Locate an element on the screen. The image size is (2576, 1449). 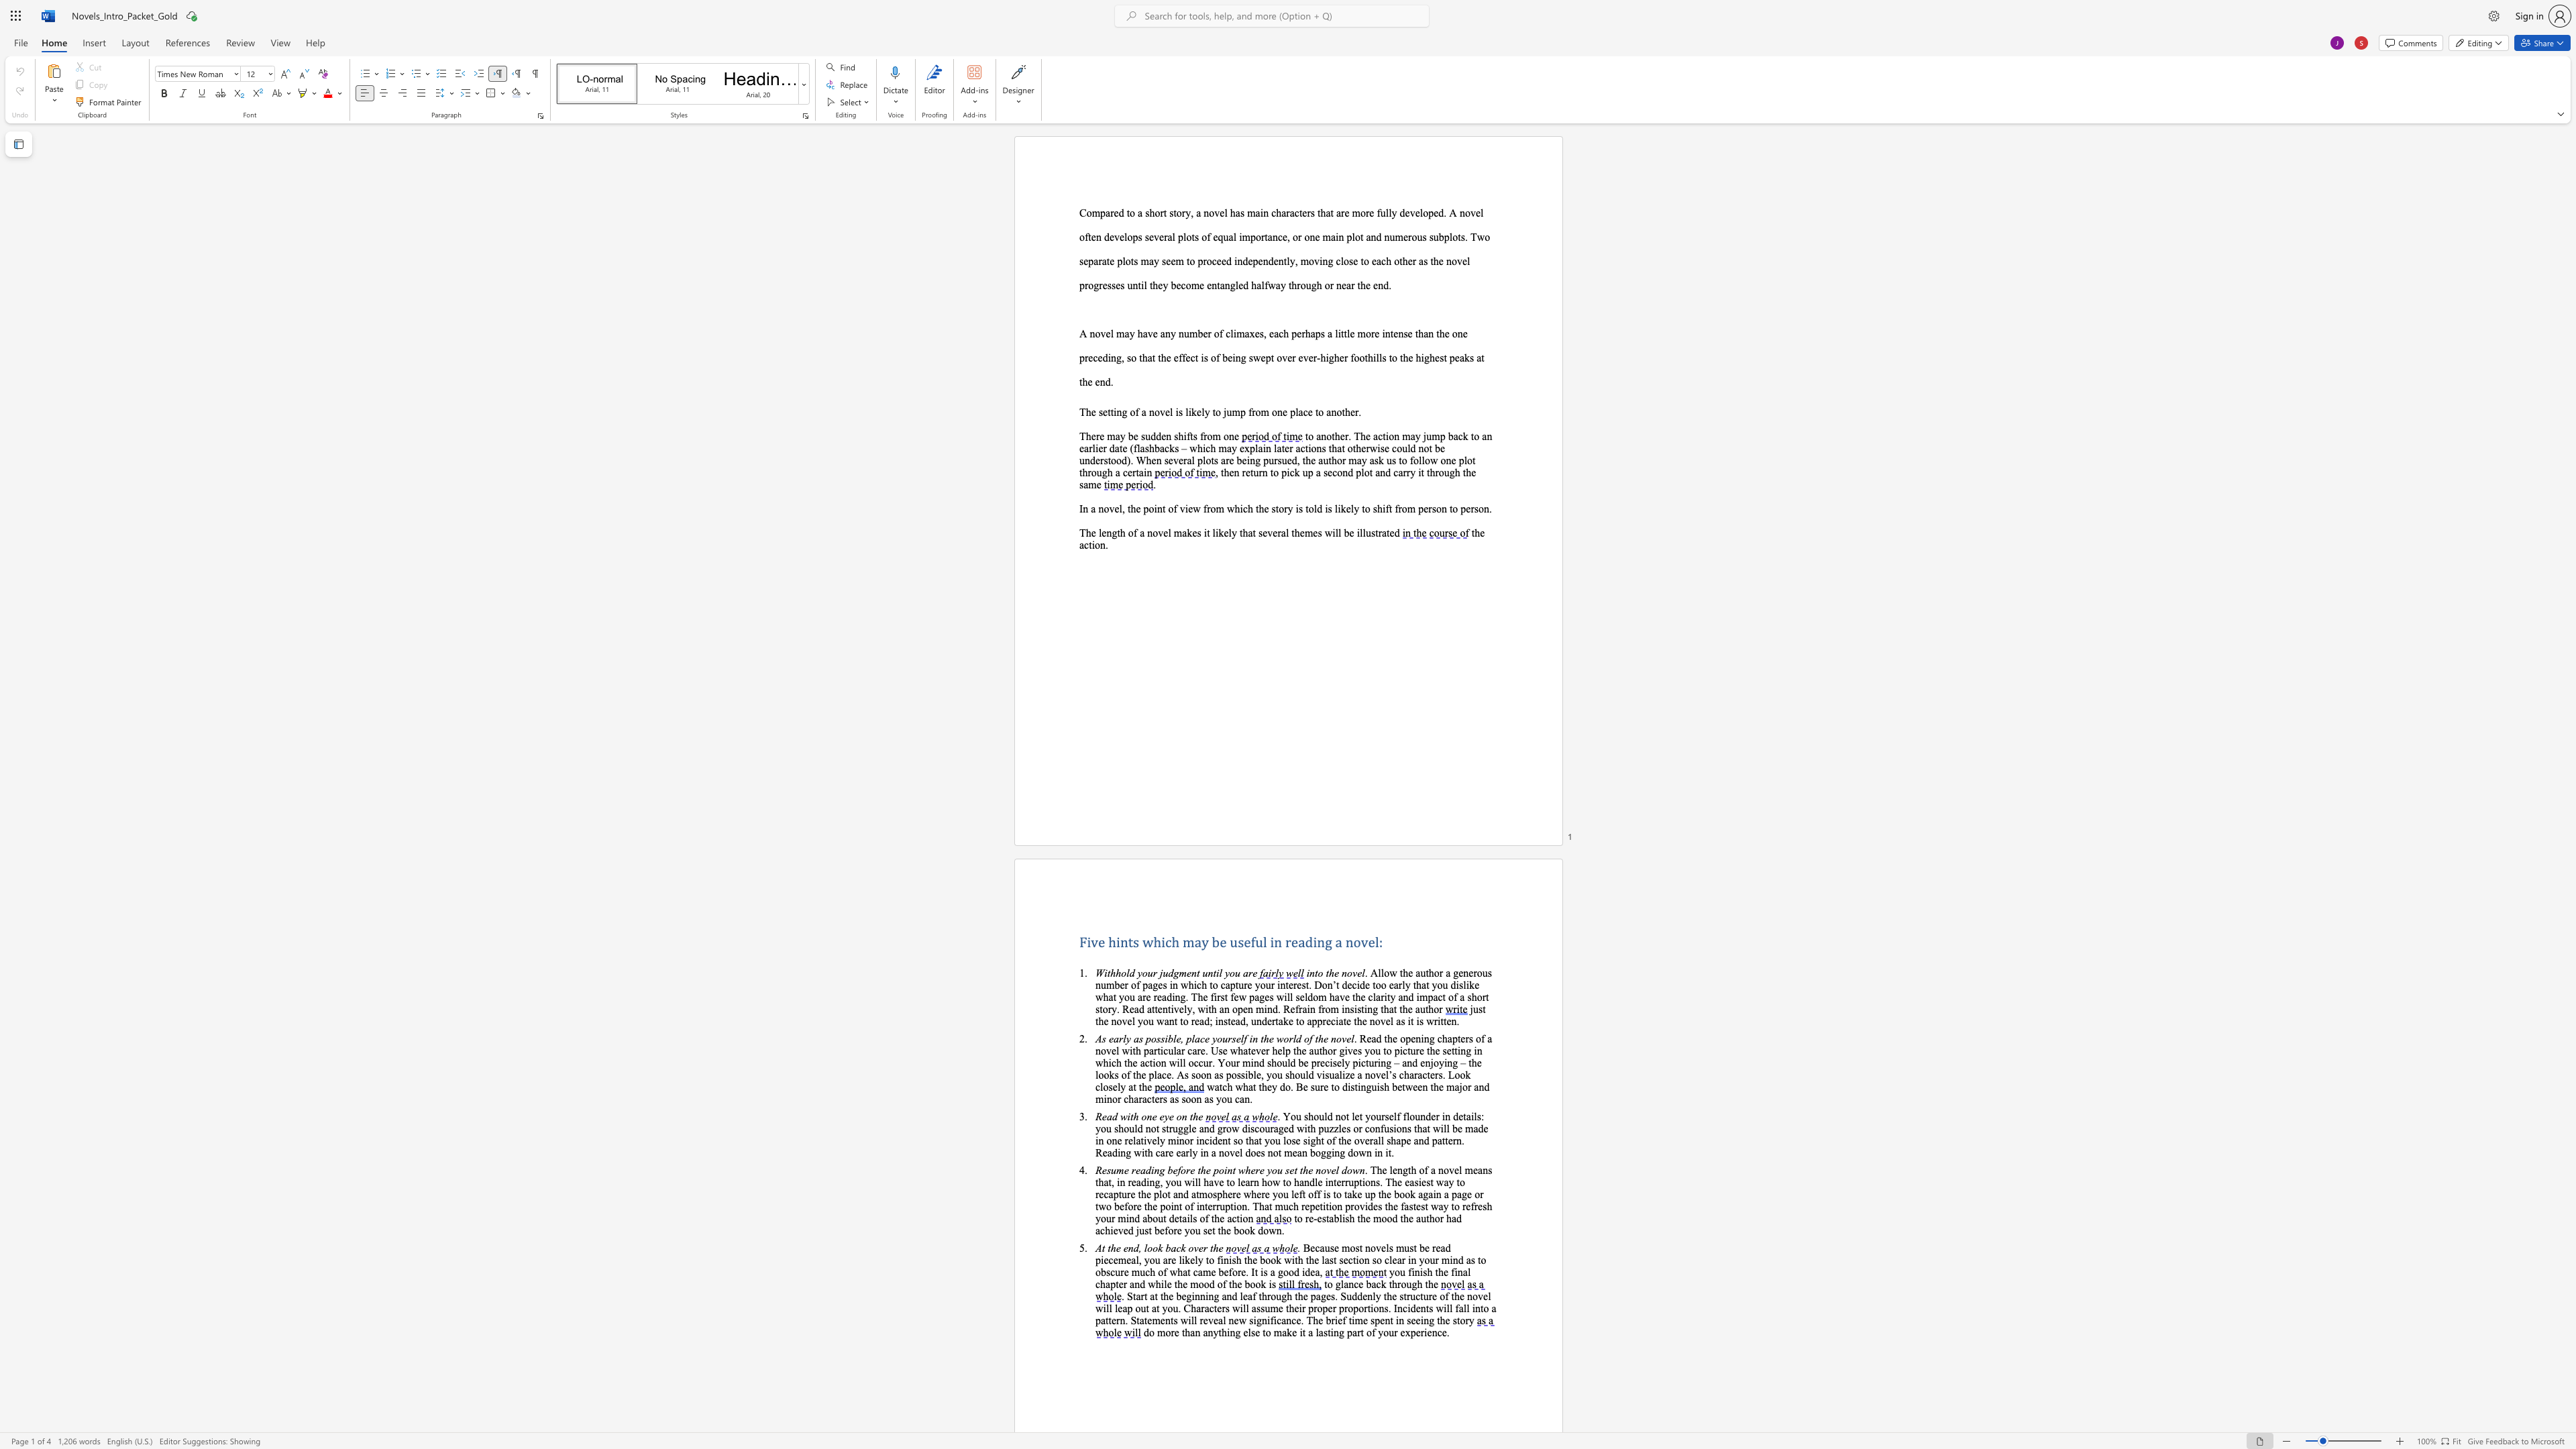
the subset text "e useful in reading" within the text "Five hints which may be useful in reading a novel:" is located at coordinates (1219, 941).